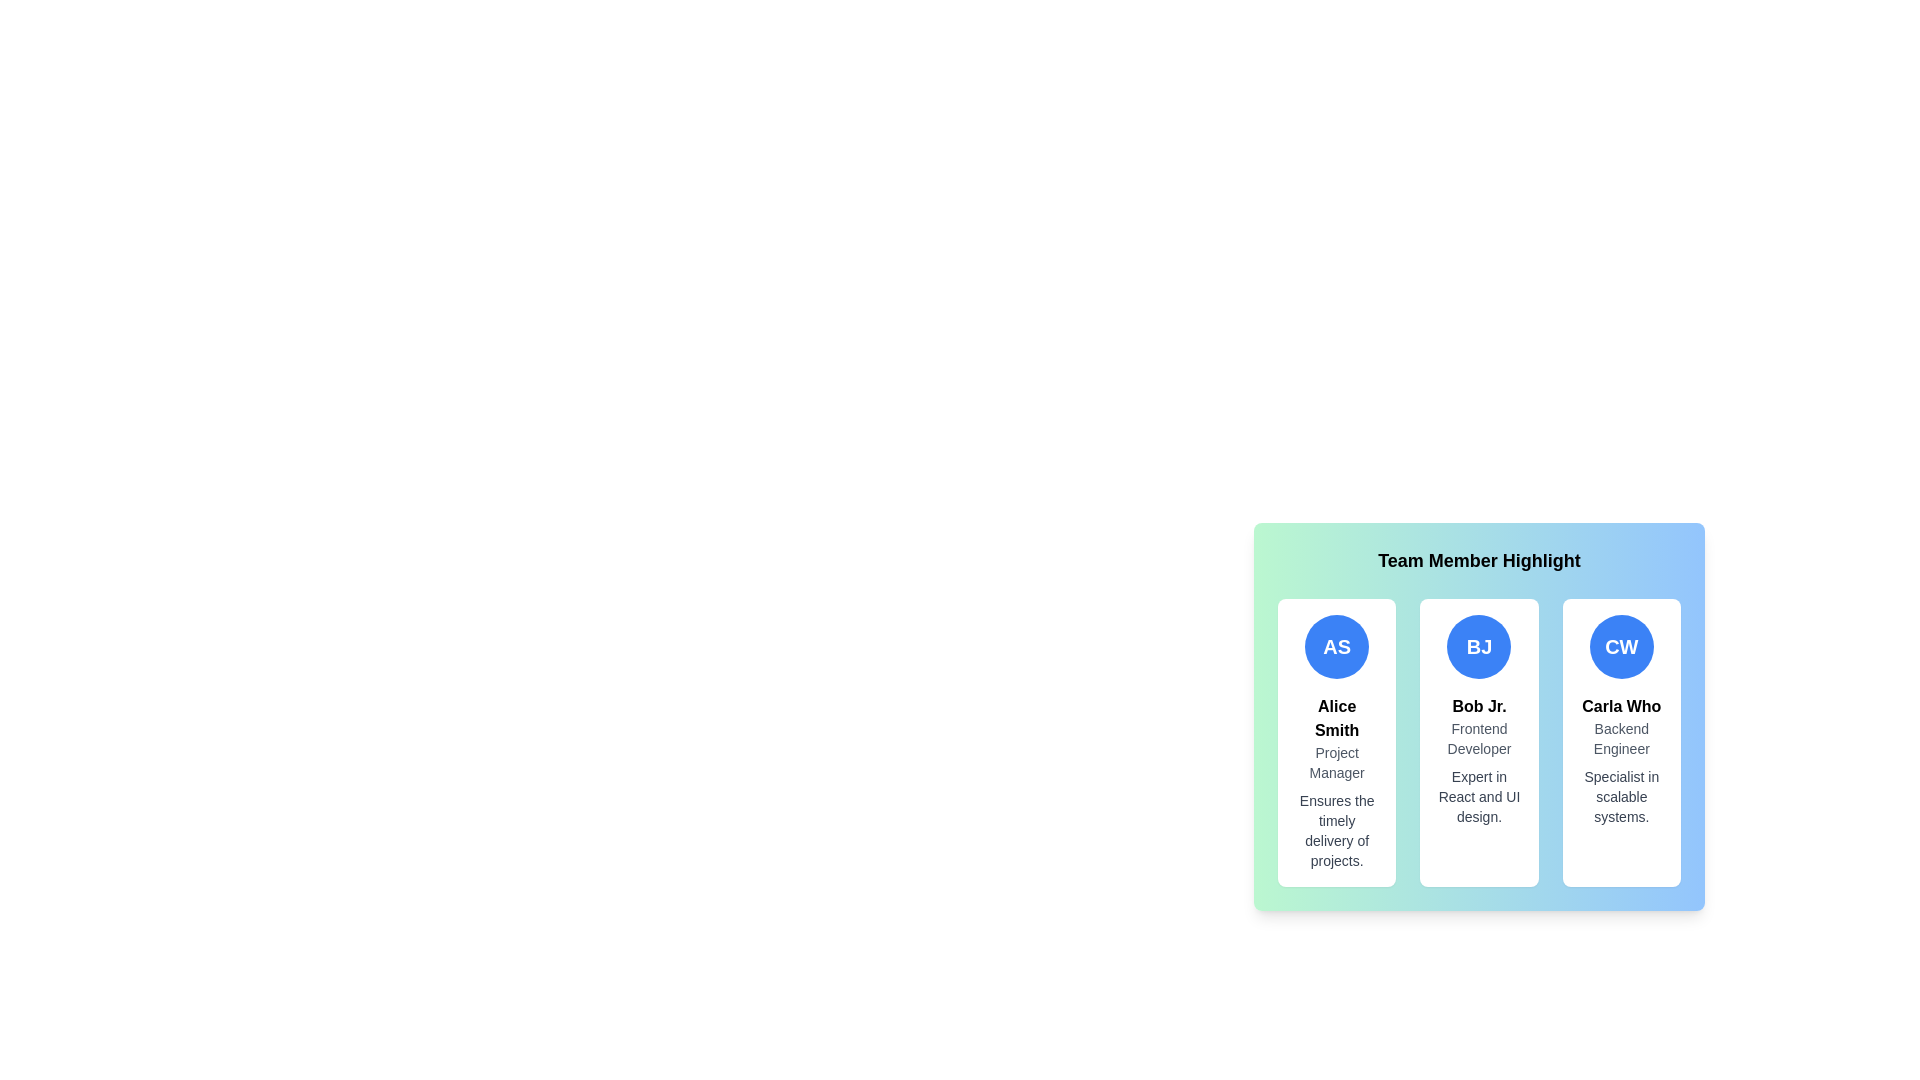  I want to click on the Circular Badge representing the initials 'BJ' located above the text 'Bob Jr.' within the profile card, so click(1479, 647).